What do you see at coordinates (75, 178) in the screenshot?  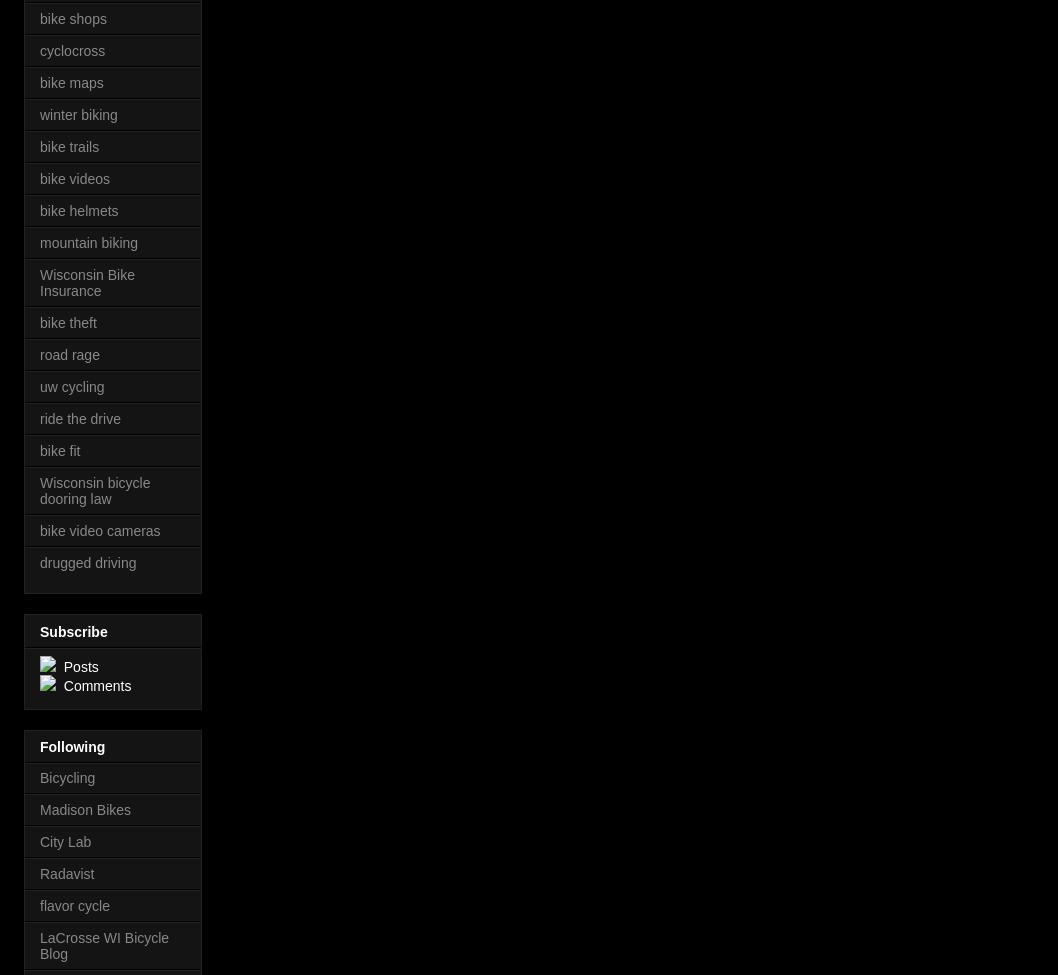 I see `'bike videos'` at bounding box center [75, 178].